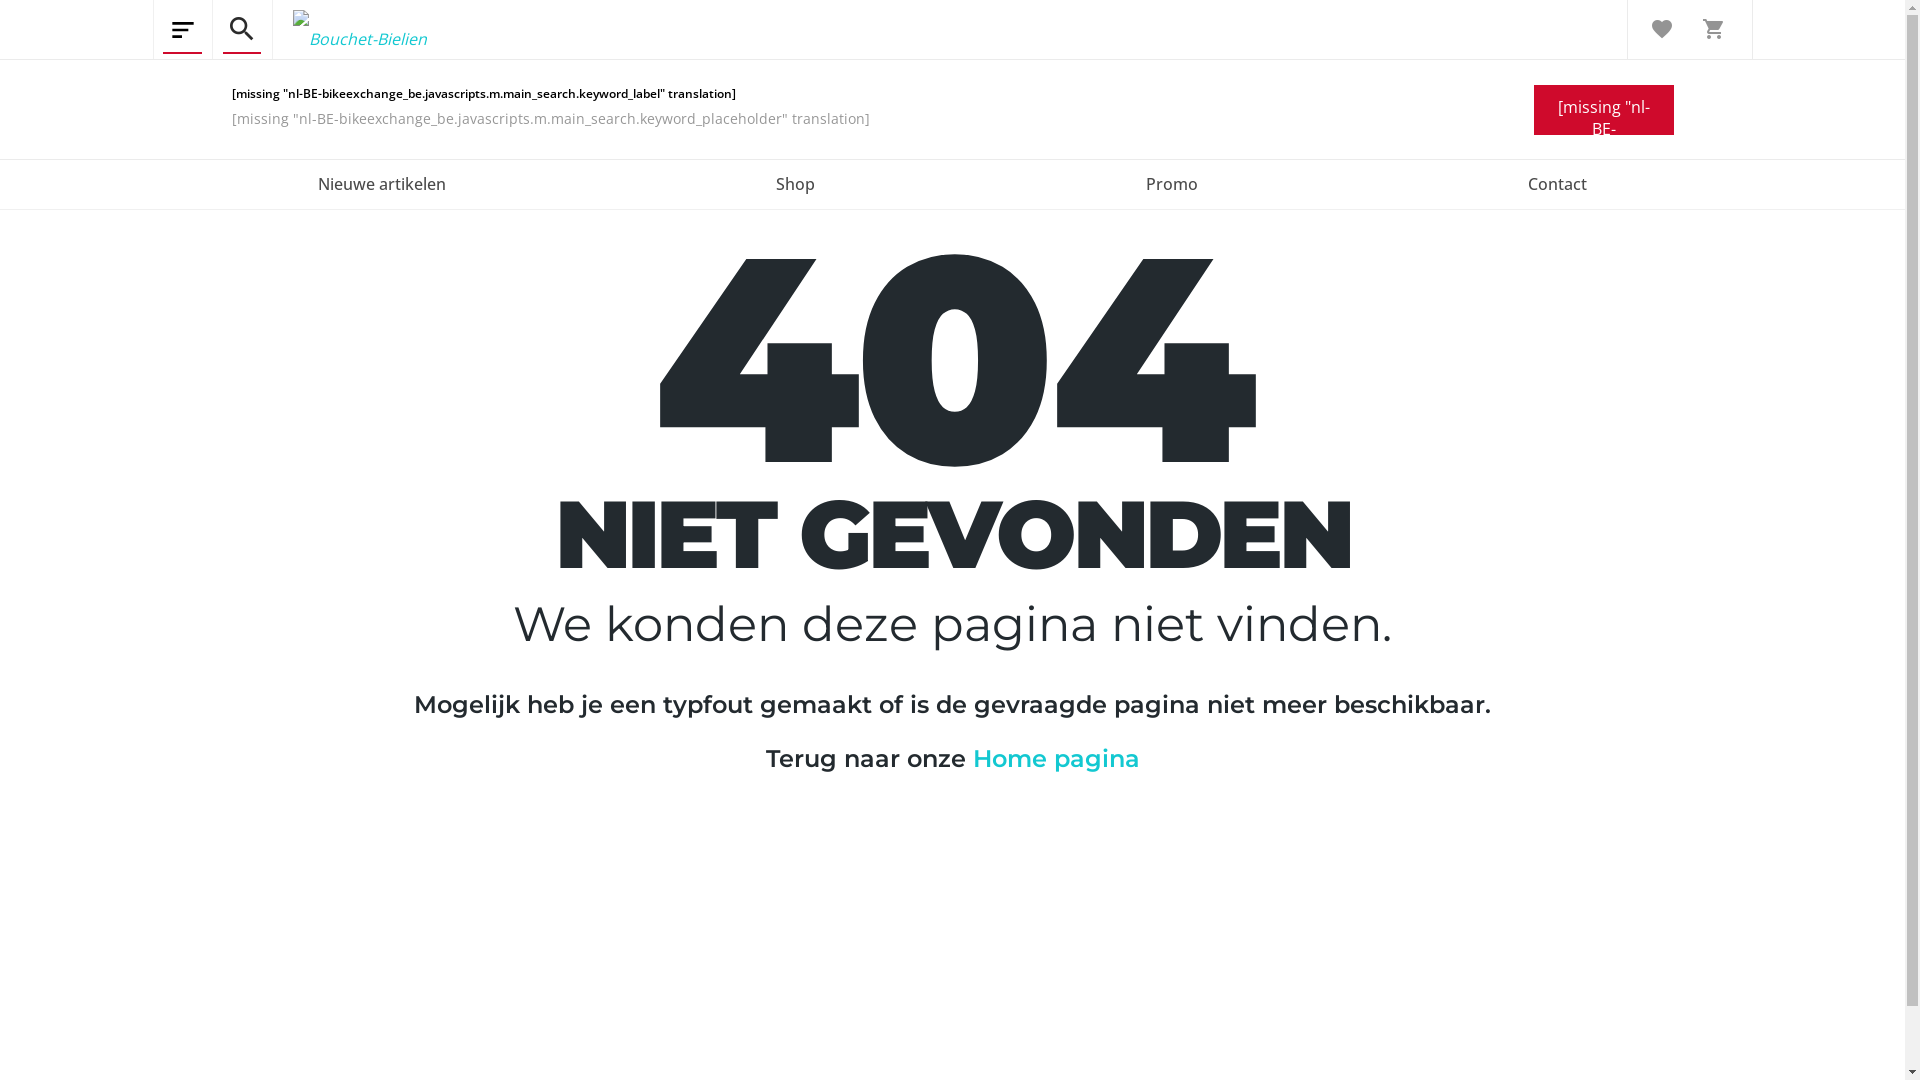  Describe the element at coordinates (1171, 185) in the screenshot. I see `'Promo'` at that location.